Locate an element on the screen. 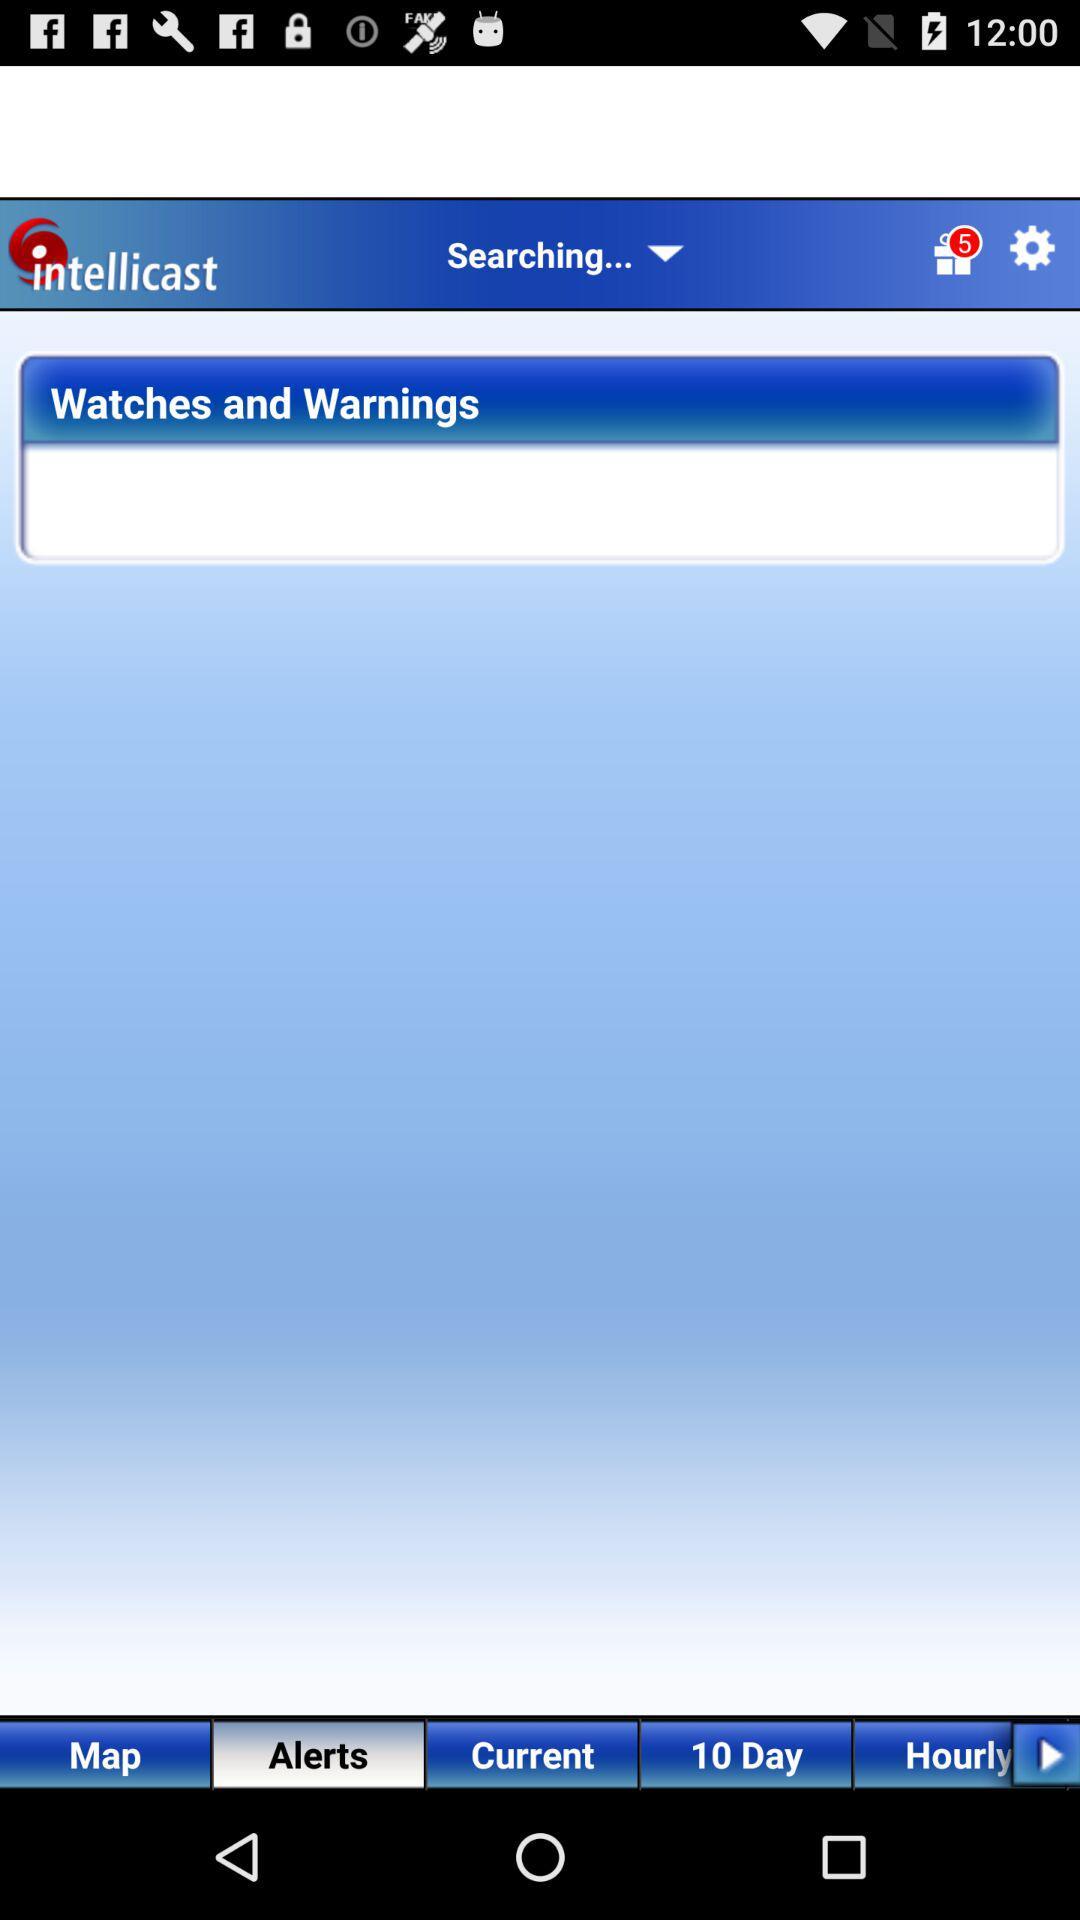  the searching option along with drop down icon is located at coordinates (566, 253).